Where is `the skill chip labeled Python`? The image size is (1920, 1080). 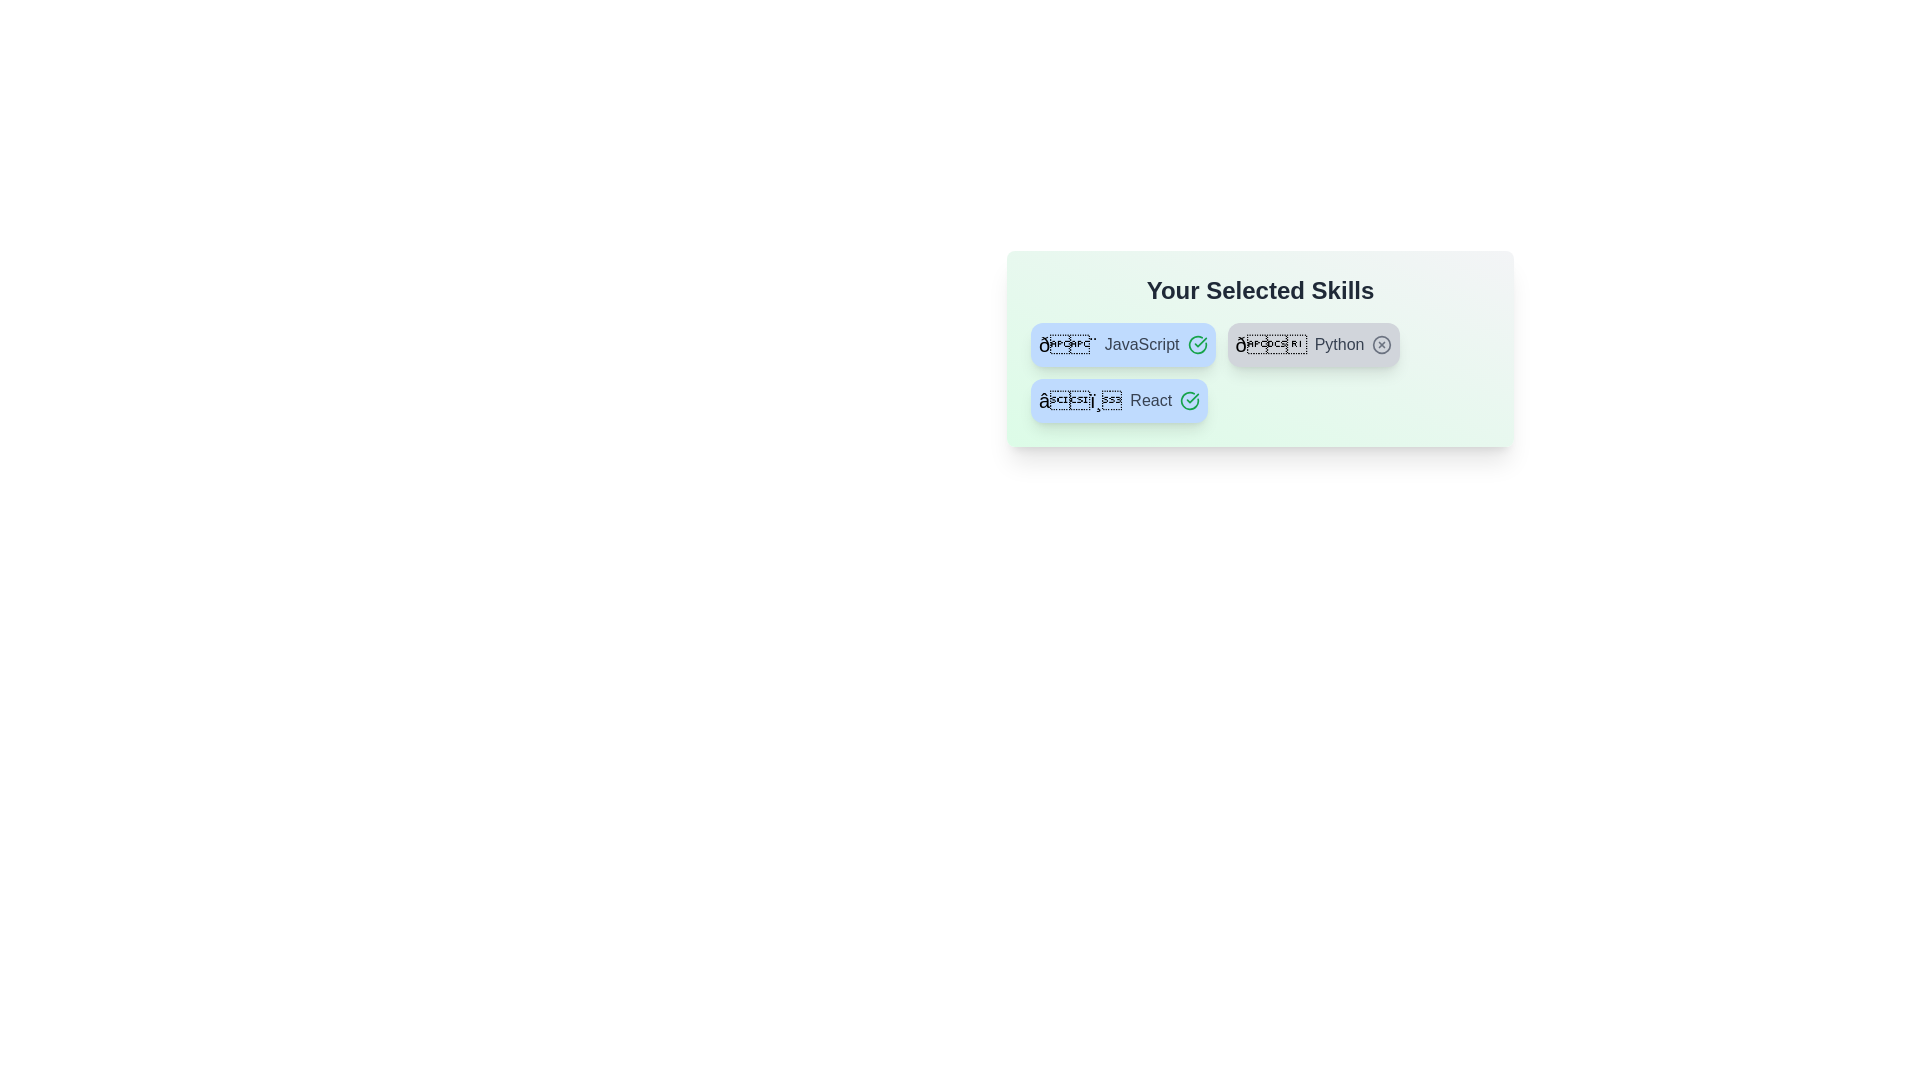
the skill chip labeled Python is located at coordinates (1314, 343).